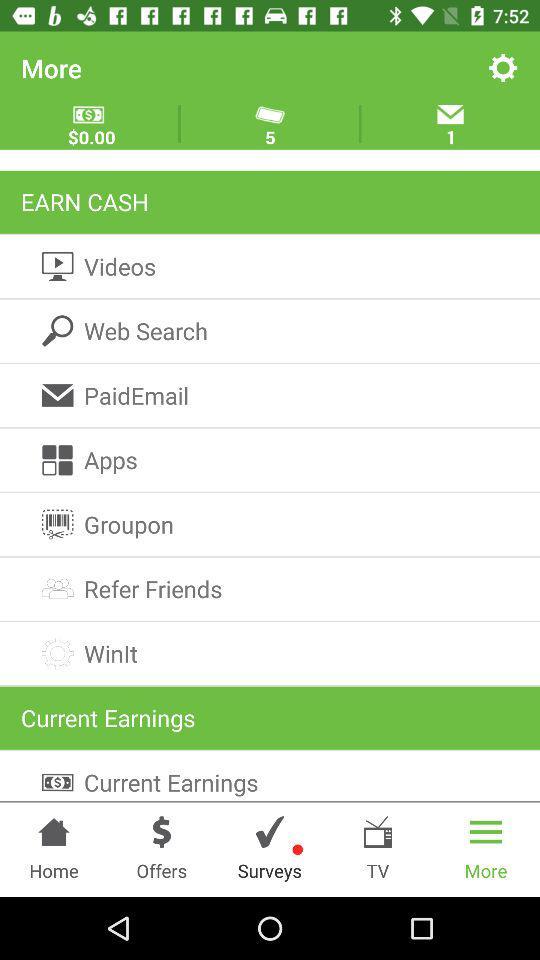 This screenshot has width=540, height=960. What do you see at coordinates (270, 589) in the screenshot?
I see `the icon below groupon icon` at bounding box center [270, 589].